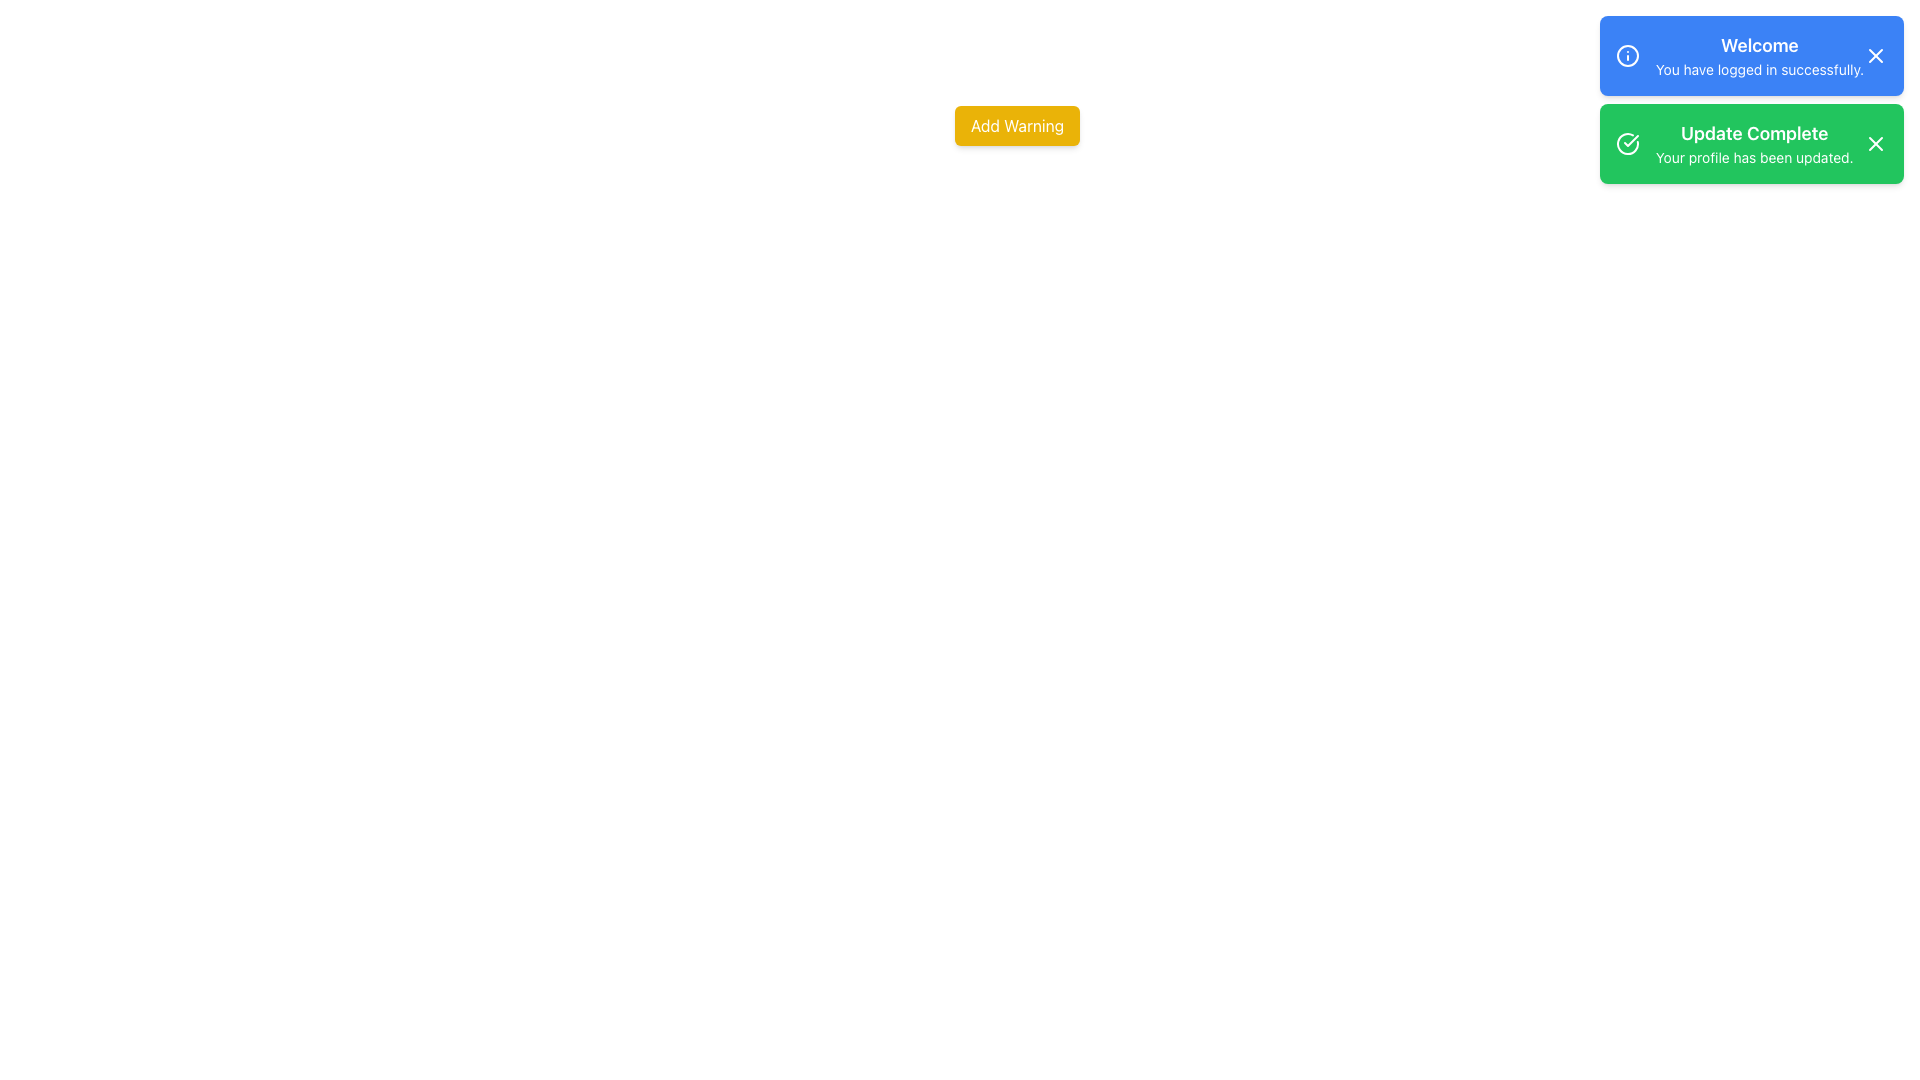 This screenshot has height=1080, width=1920. What do you see at coordinates (1627, 55) in the screenshot?
I see `the circular icon styled with a ring perimeter within the blue notification box labeled 'Welcome'` at bounding box center [1627, 55].